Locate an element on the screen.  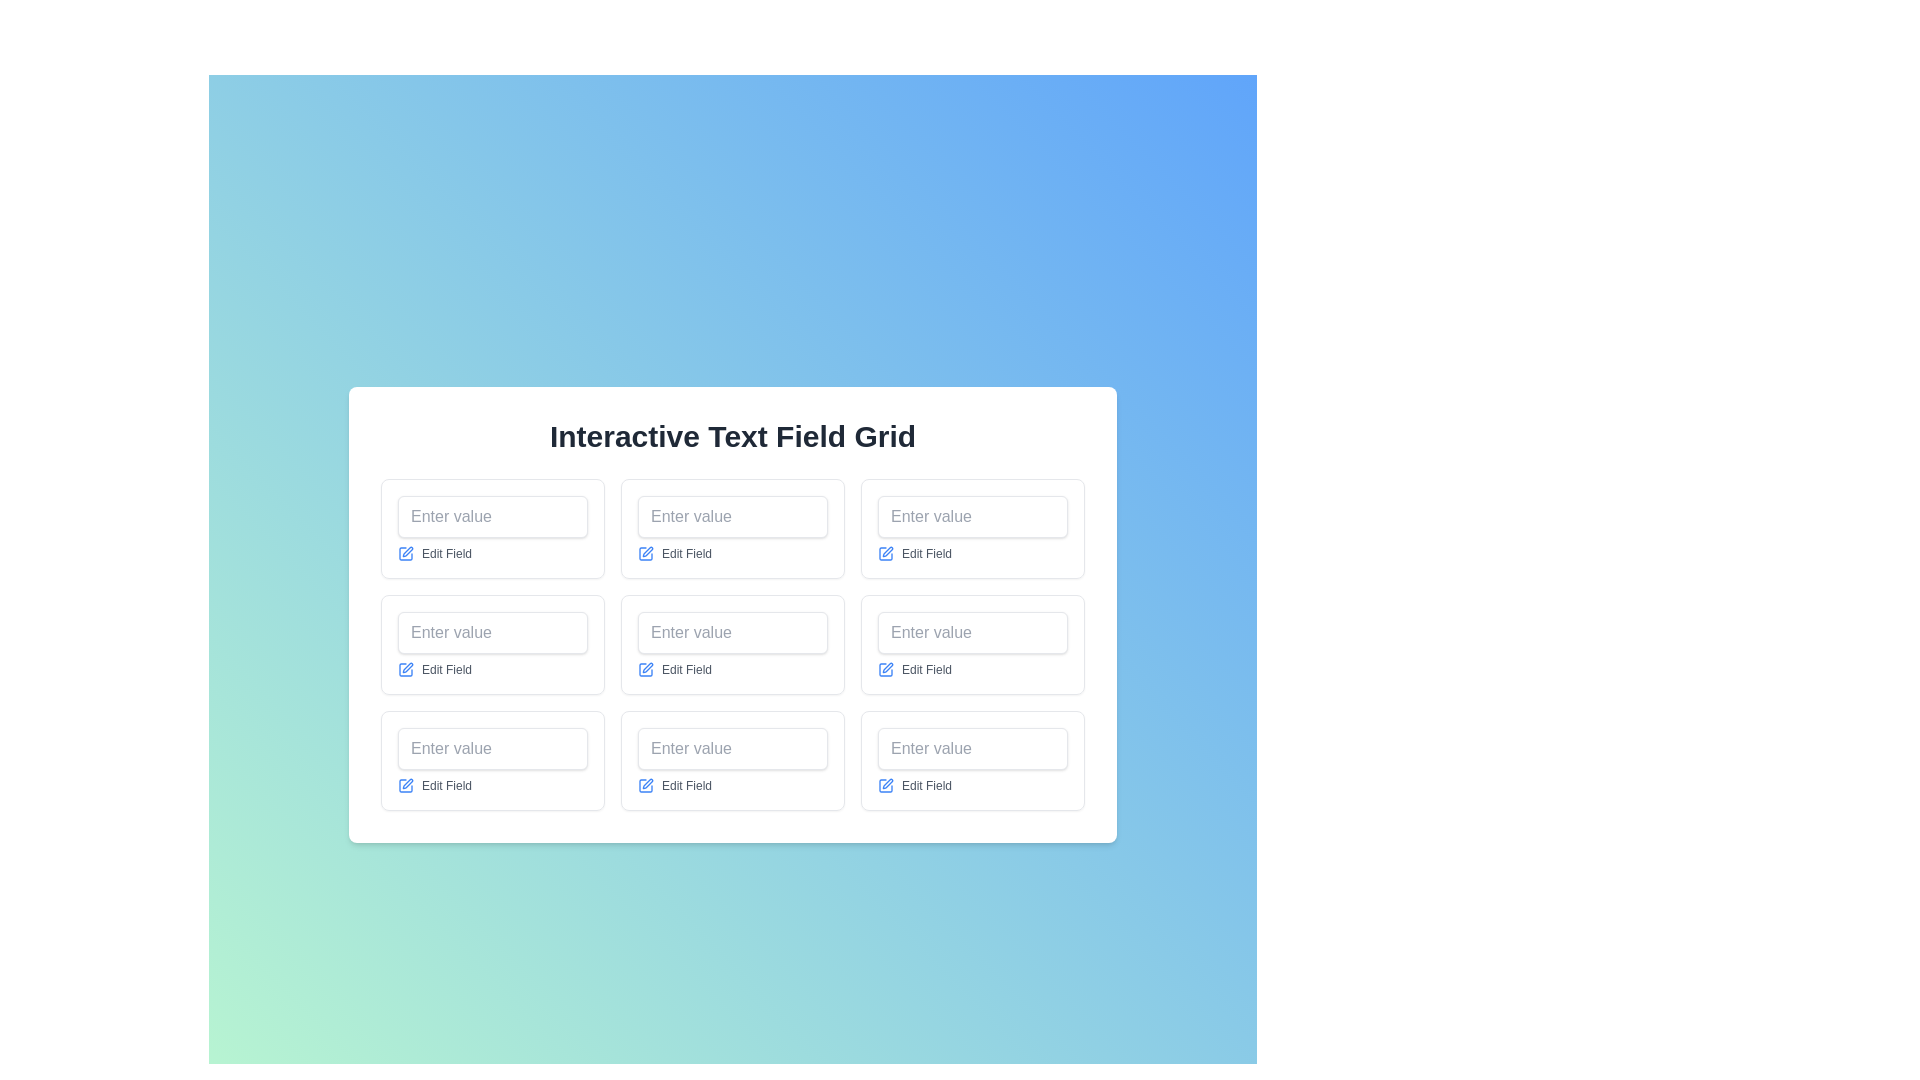
the blue outlined pen icon within the 'Edit Field' button is located at coordinates (887, 782).